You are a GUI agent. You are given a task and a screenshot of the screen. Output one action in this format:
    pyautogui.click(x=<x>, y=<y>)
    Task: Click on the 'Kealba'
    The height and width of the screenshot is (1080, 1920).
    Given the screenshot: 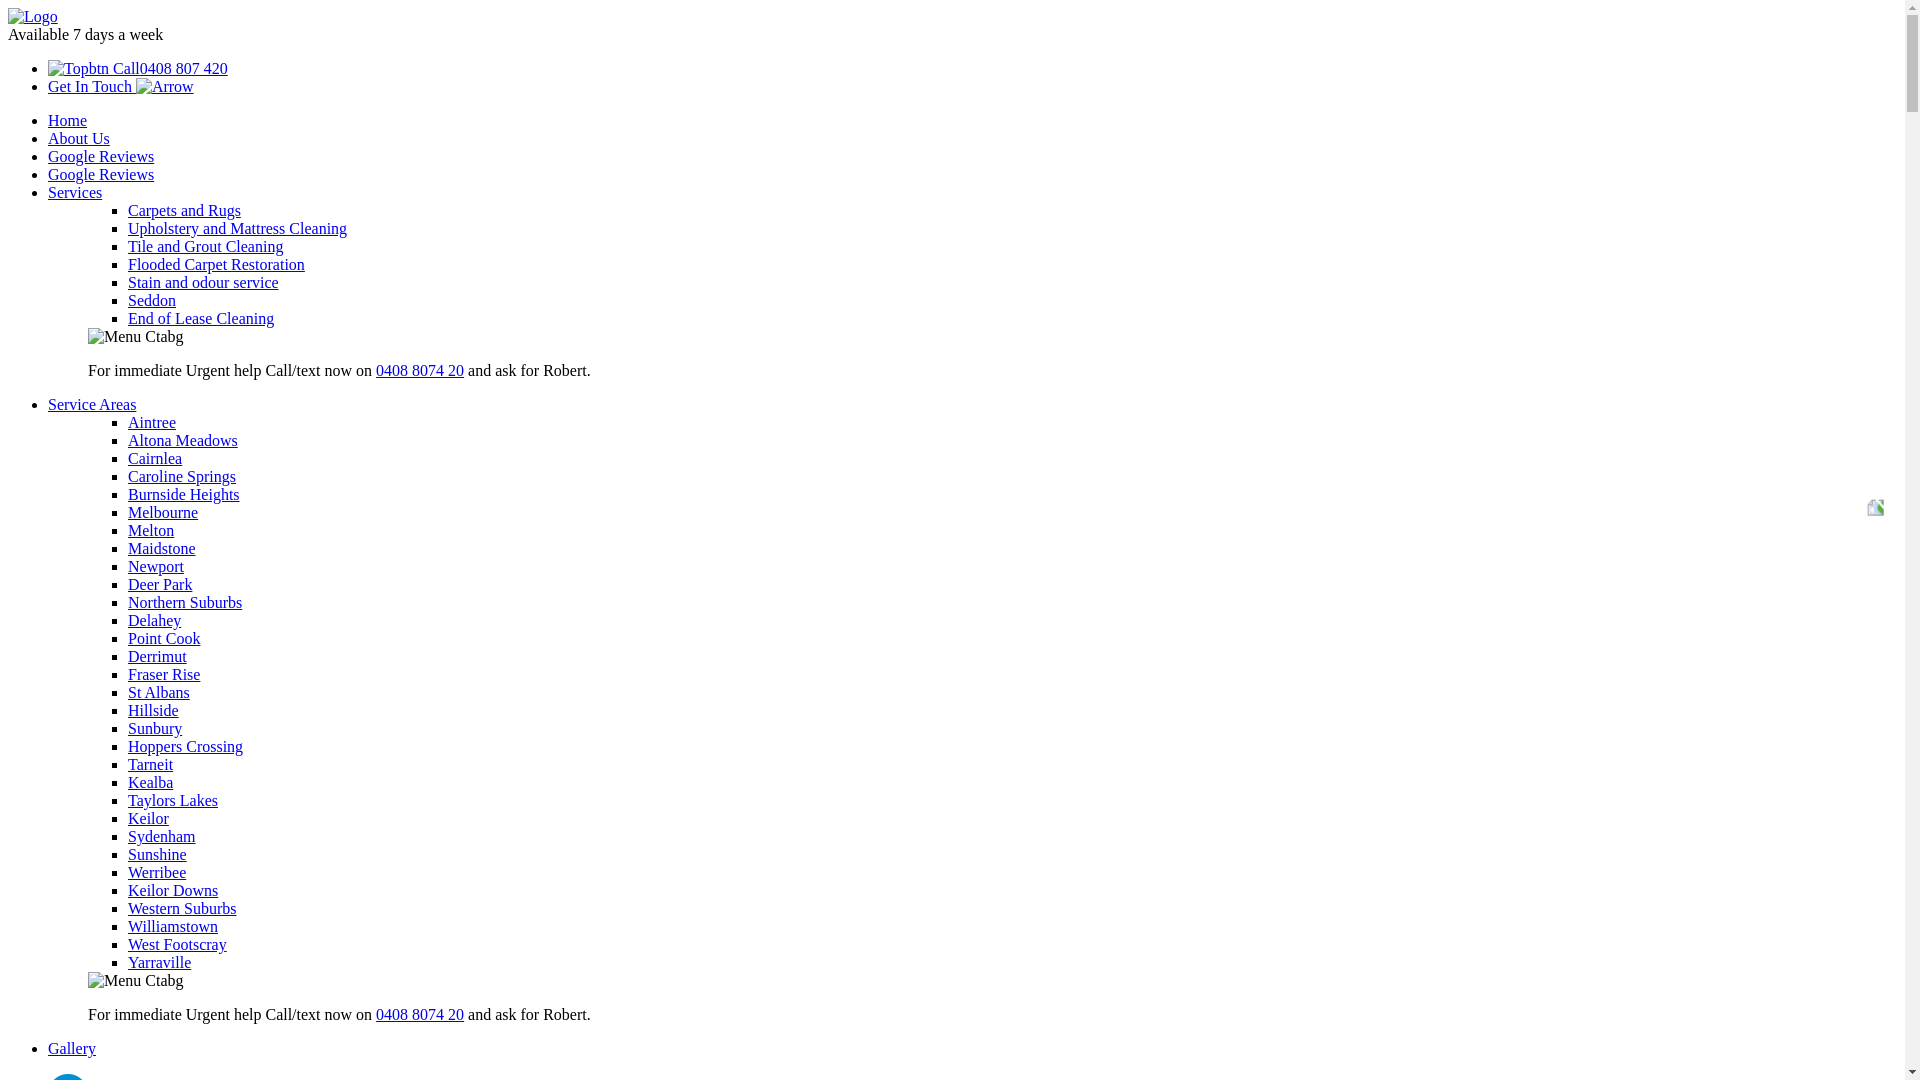 What is the action you would take?
    pyautogui.click(x=127, y=781)
    